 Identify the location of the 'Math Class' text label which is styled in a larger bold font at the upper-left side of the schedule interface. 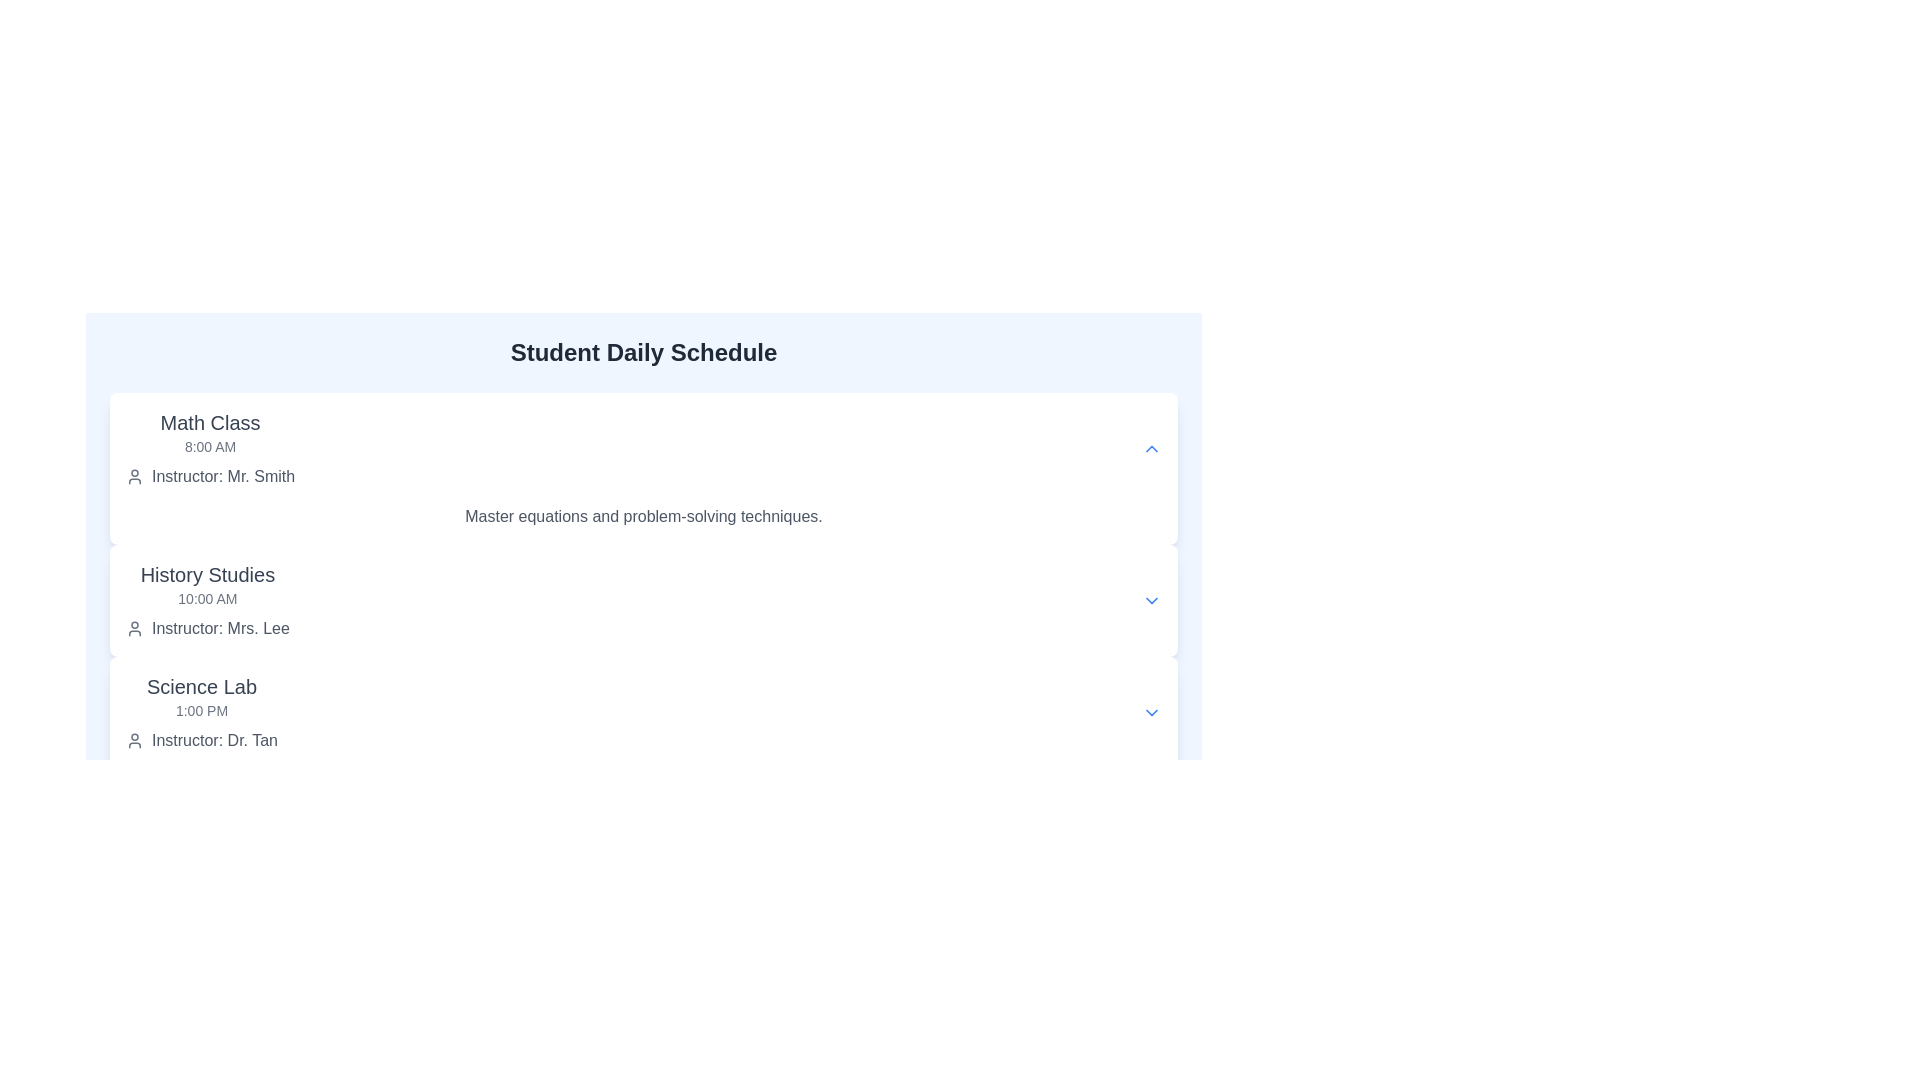
(210, 422).